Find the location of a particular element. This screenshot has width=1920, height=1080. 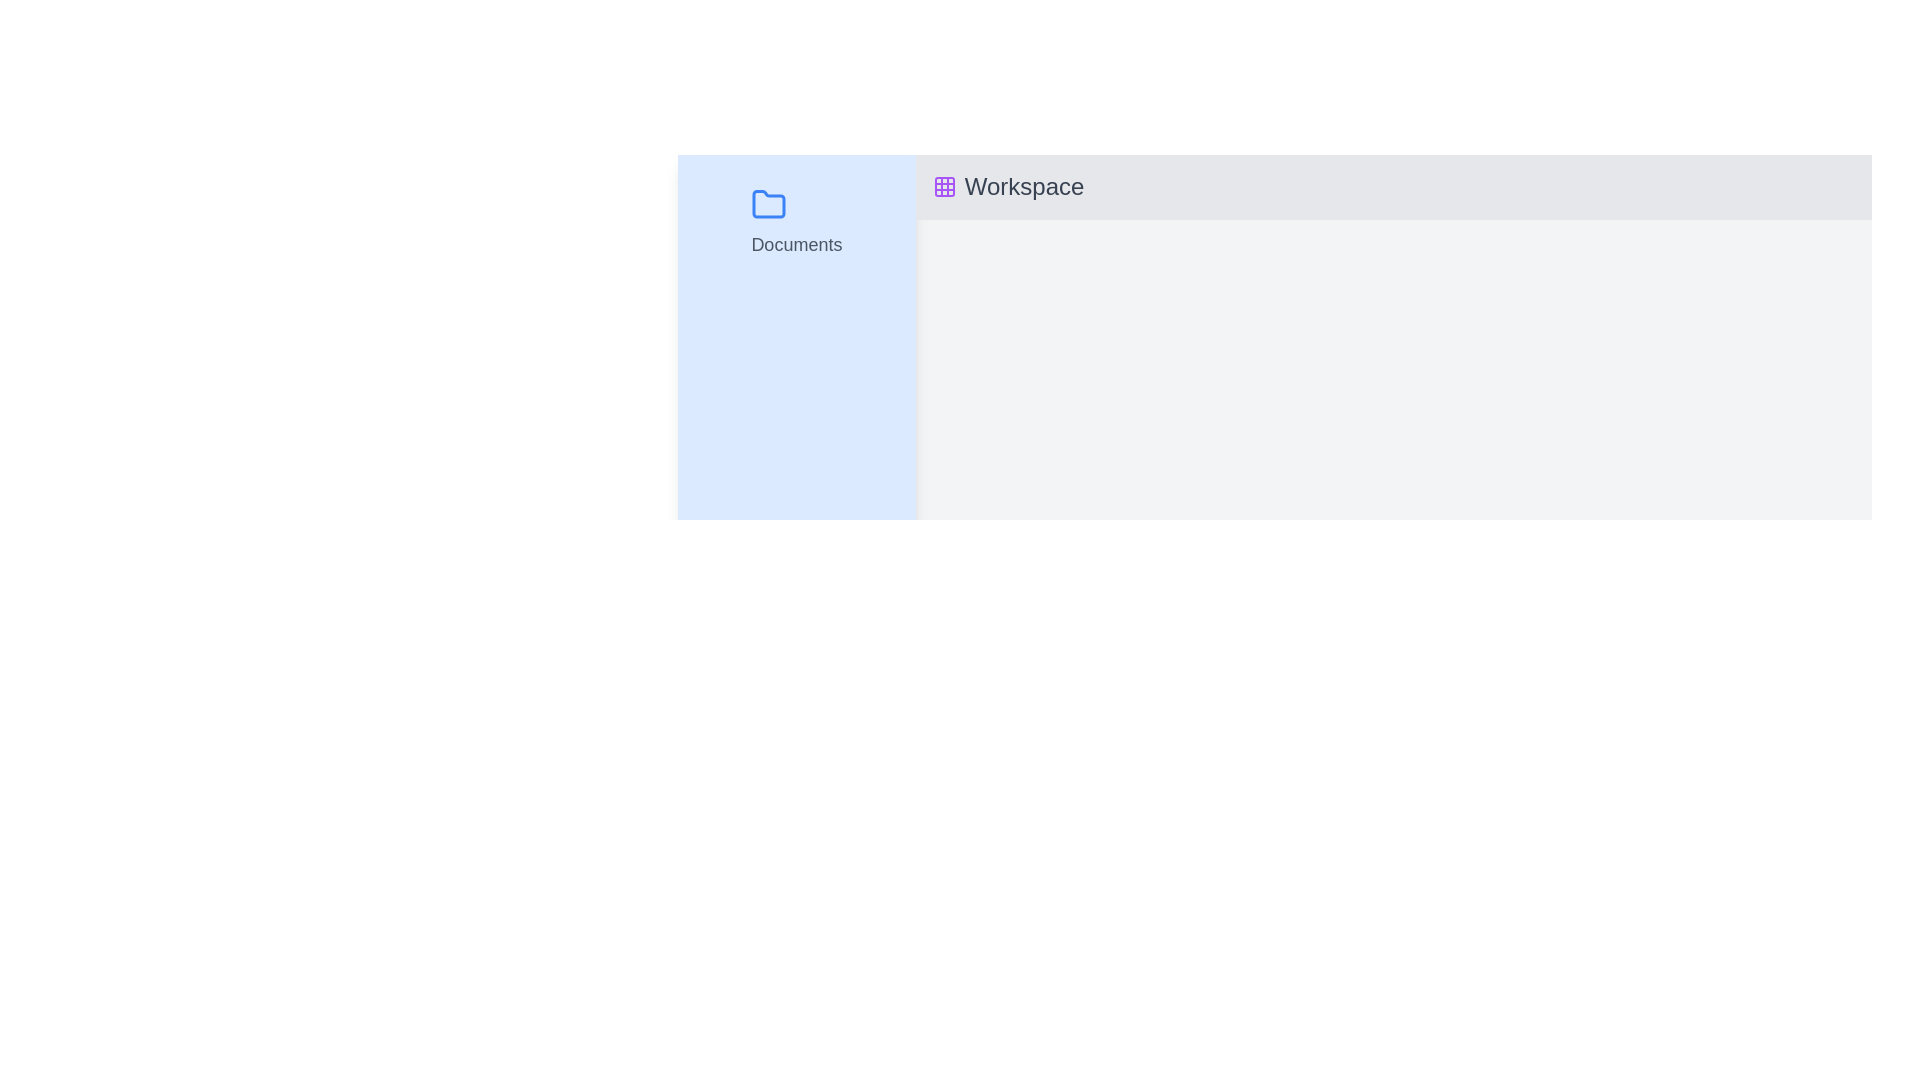

the icon located at the top-center area of the interface, preceding the text label 'Workspace' is located at coordinates (943, 186).